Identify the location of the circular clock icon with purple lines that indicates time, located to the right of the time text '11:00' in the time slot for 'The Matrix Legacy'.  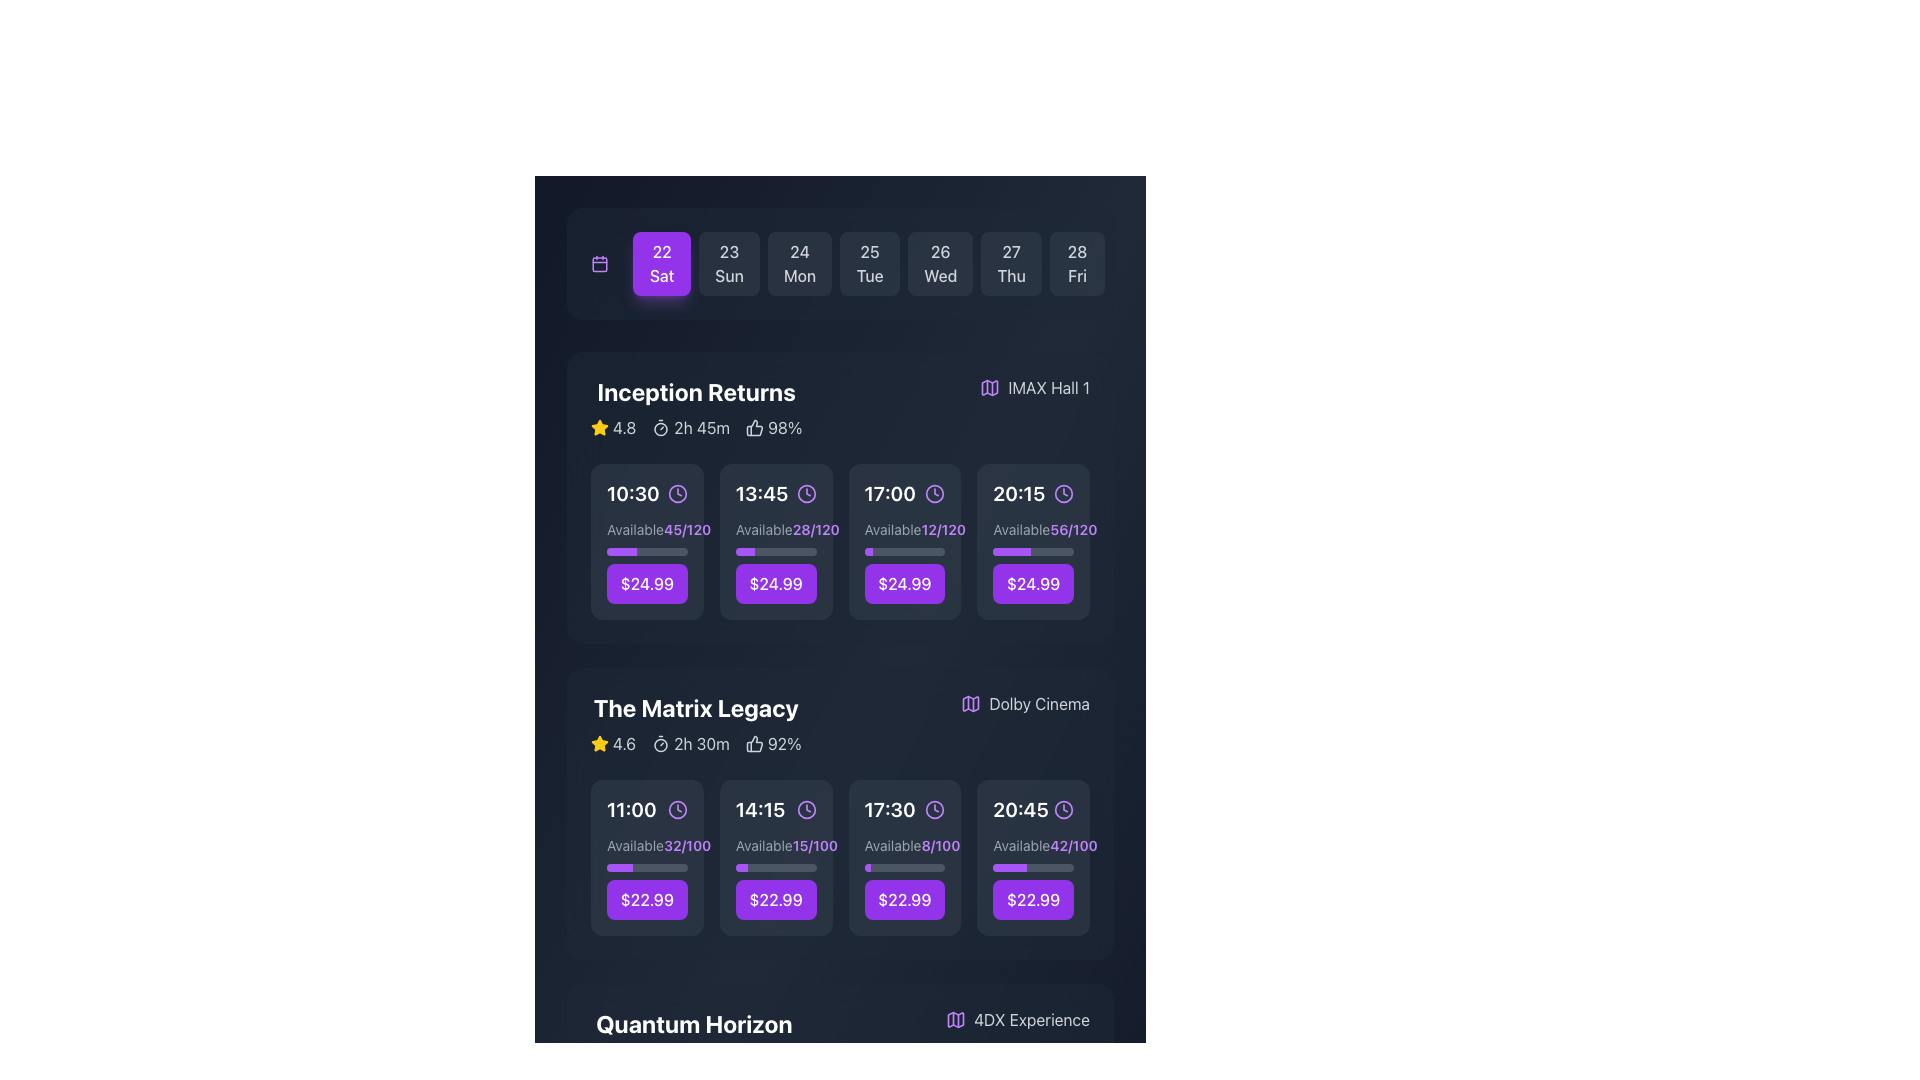
(677, 810).